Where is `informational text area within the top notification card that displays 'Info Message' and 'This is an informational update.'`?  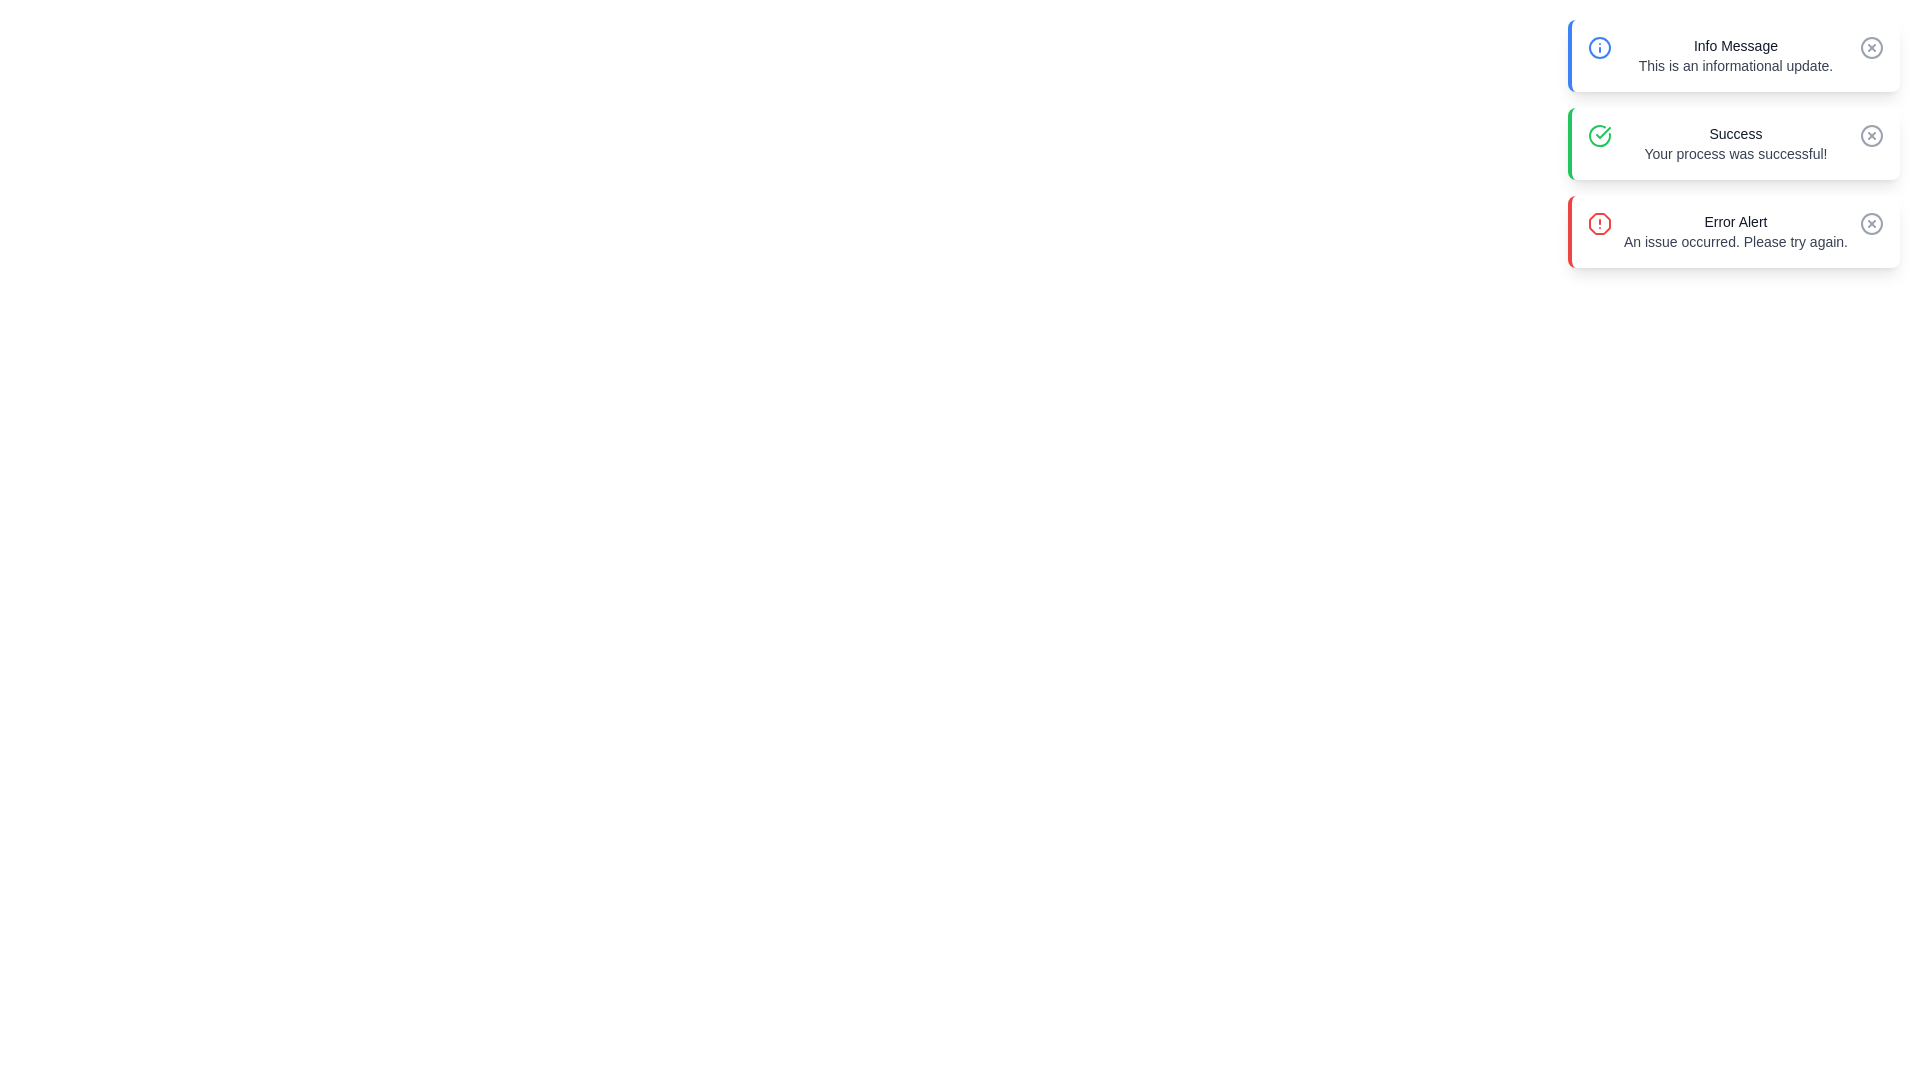
informational text area within the top notification card that displays 'Info Message' and 'This is an informational update.' is located at coordinates (1734, 55).